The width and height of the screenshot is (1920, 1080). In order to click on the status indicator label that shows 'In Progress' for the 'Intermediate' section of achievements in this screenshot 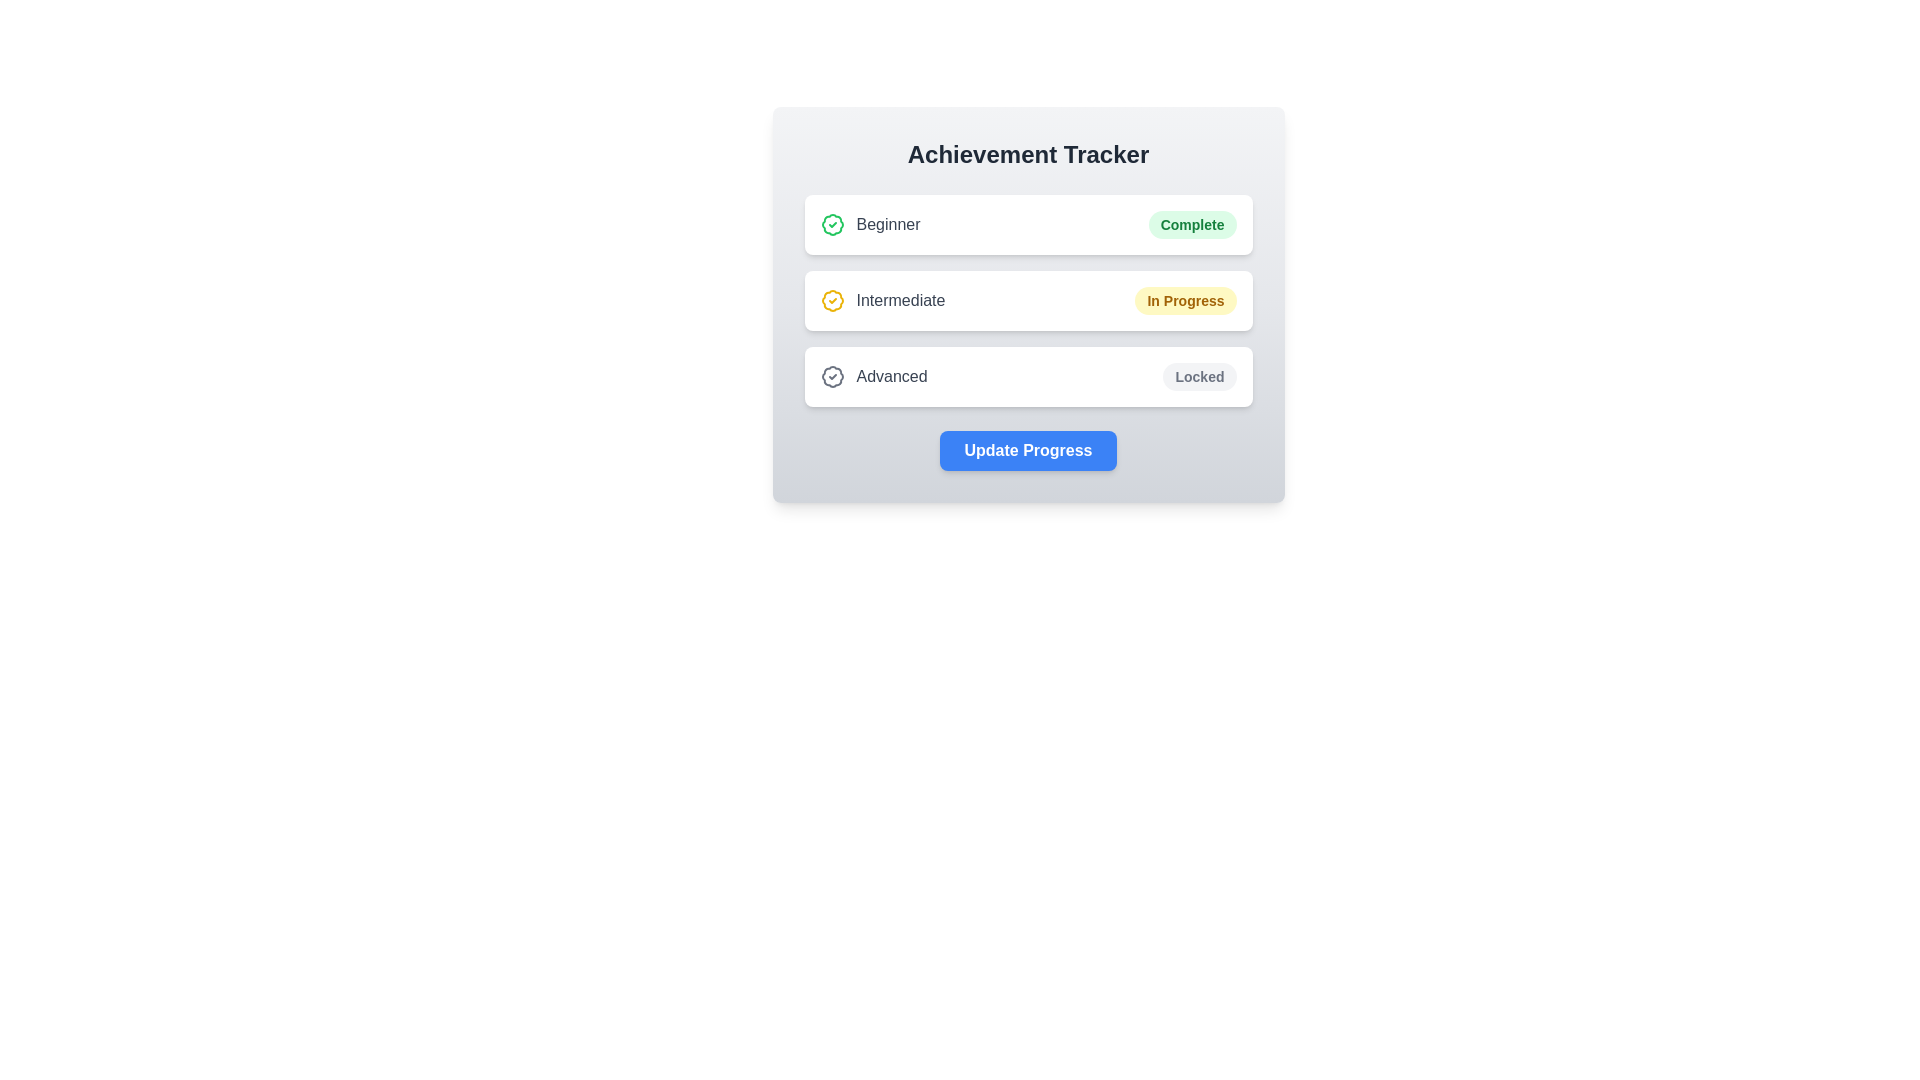, I will do `click(1185, 300)`.